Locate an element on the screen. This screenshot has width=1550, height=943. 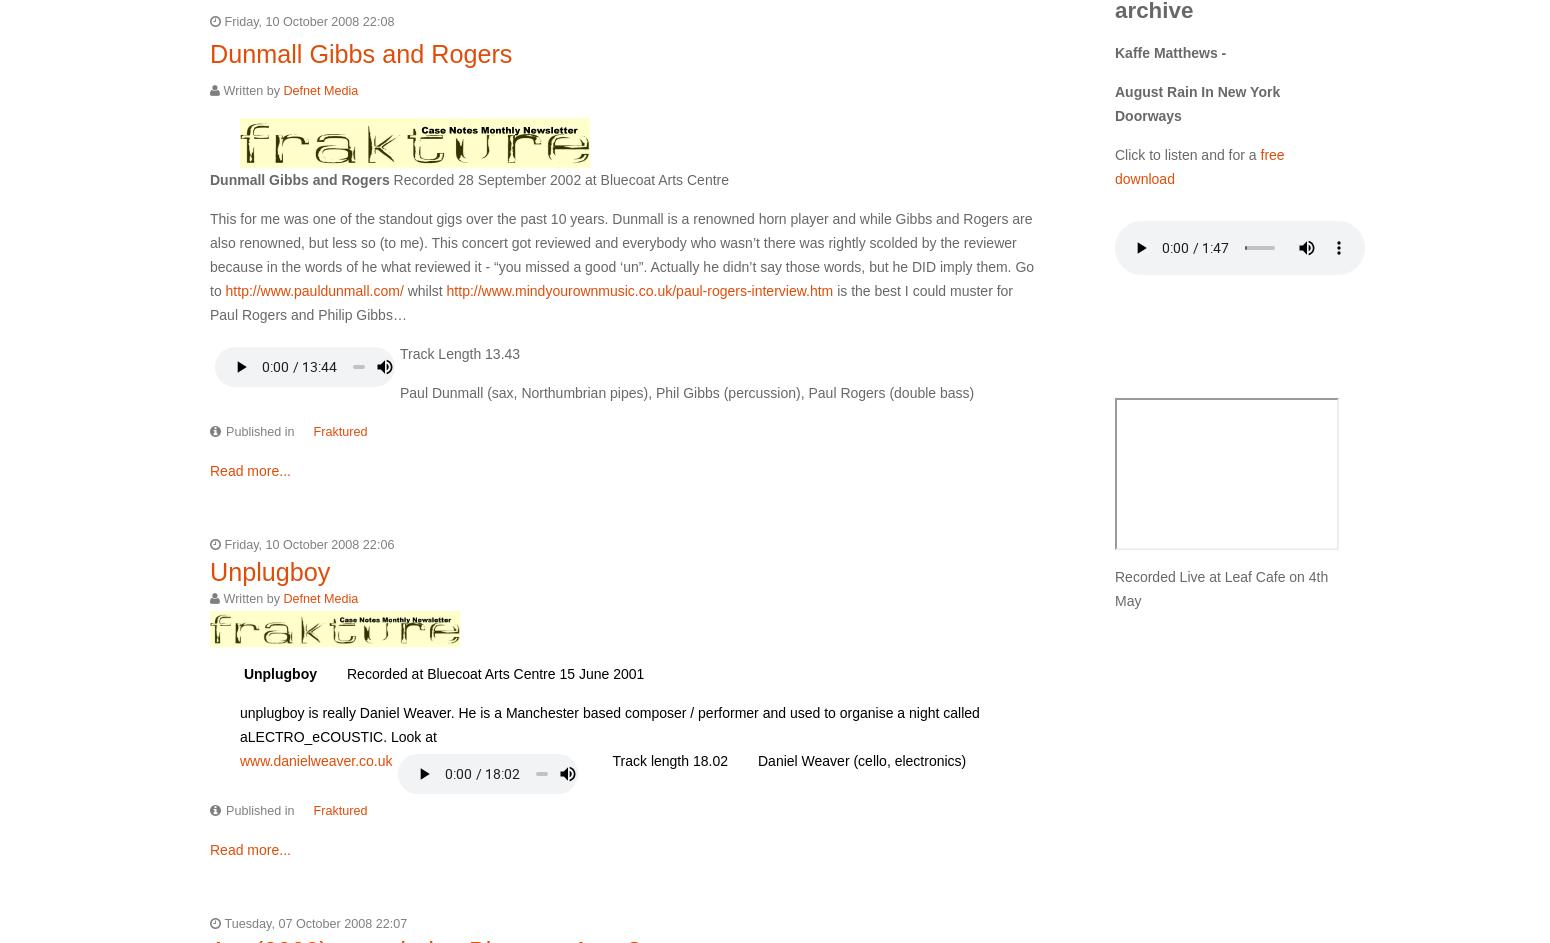
'August Rain In New York Doorways' is located at coordinates (1197, 101).